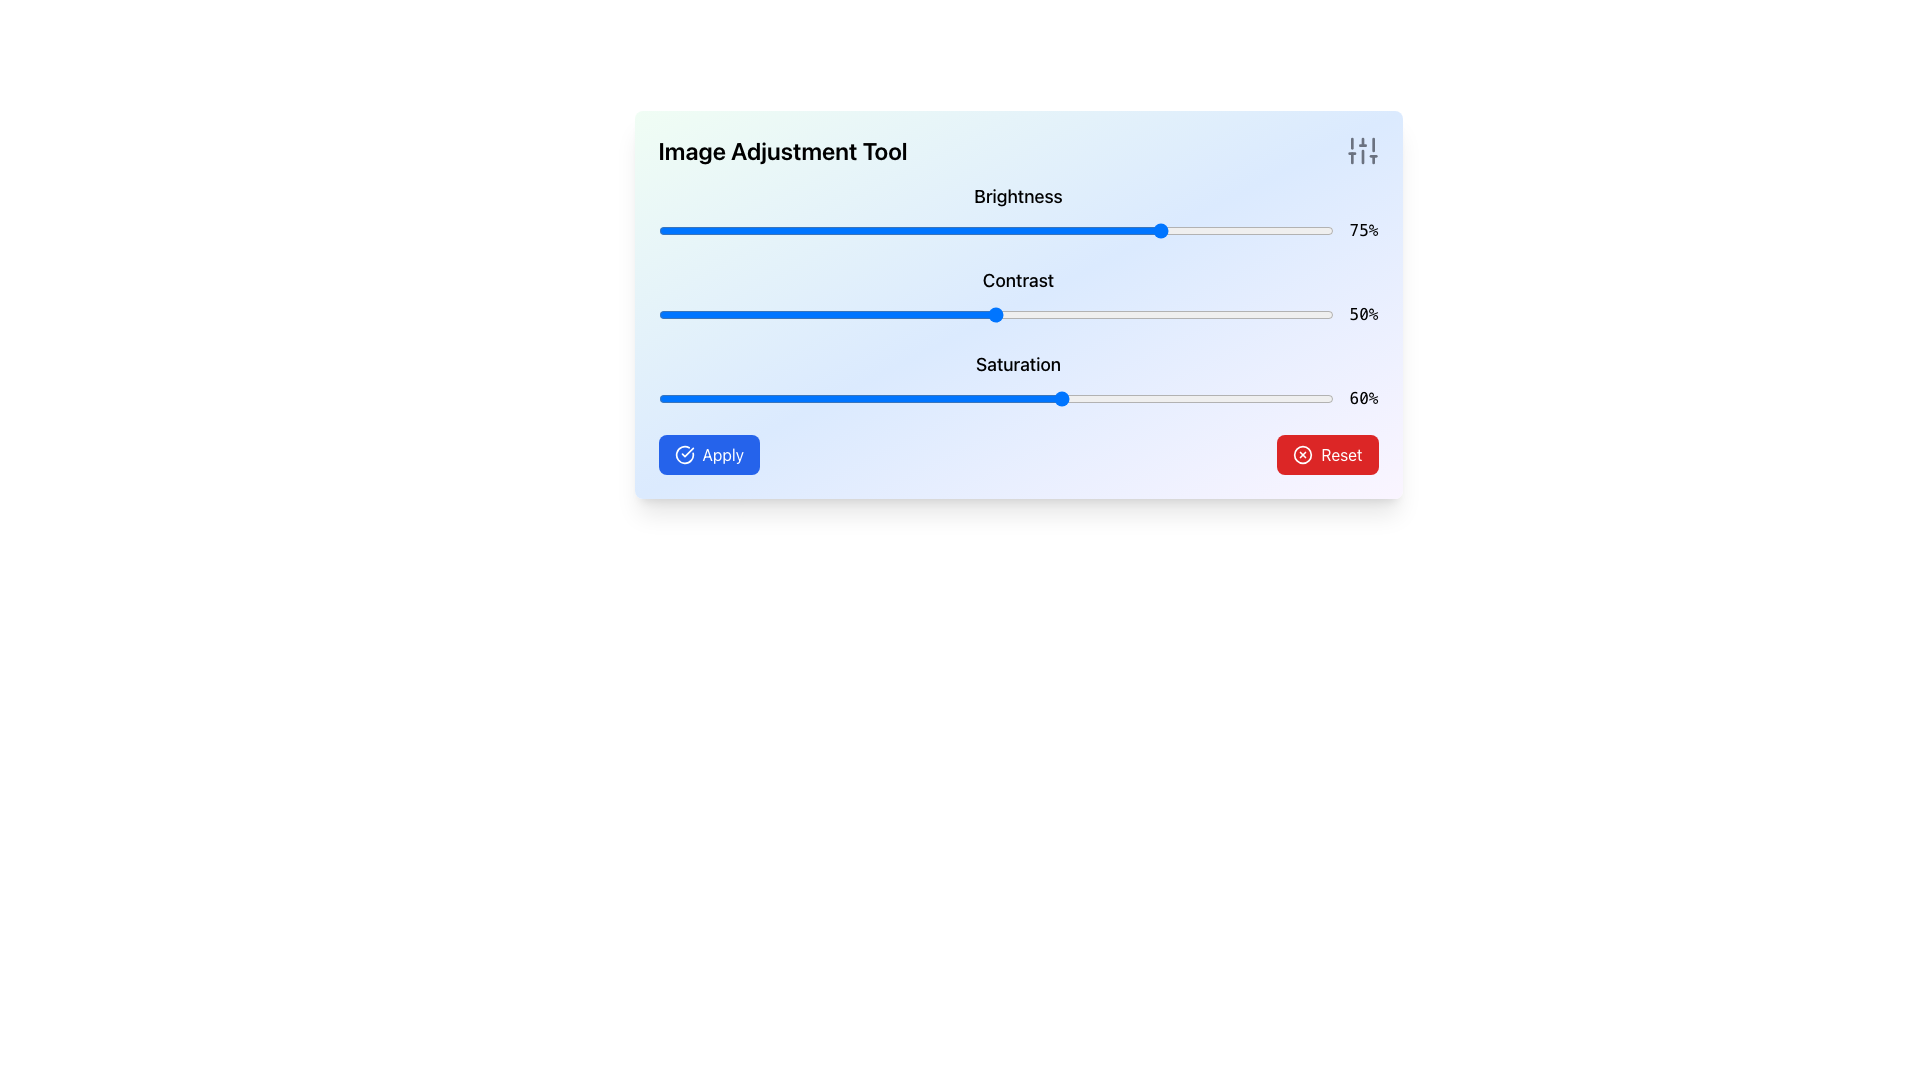 The height and width of the screenshot is (1080, 1920). Describe the element at coordinates (927, 230) in the screenshot. I see `brightness` at that location.